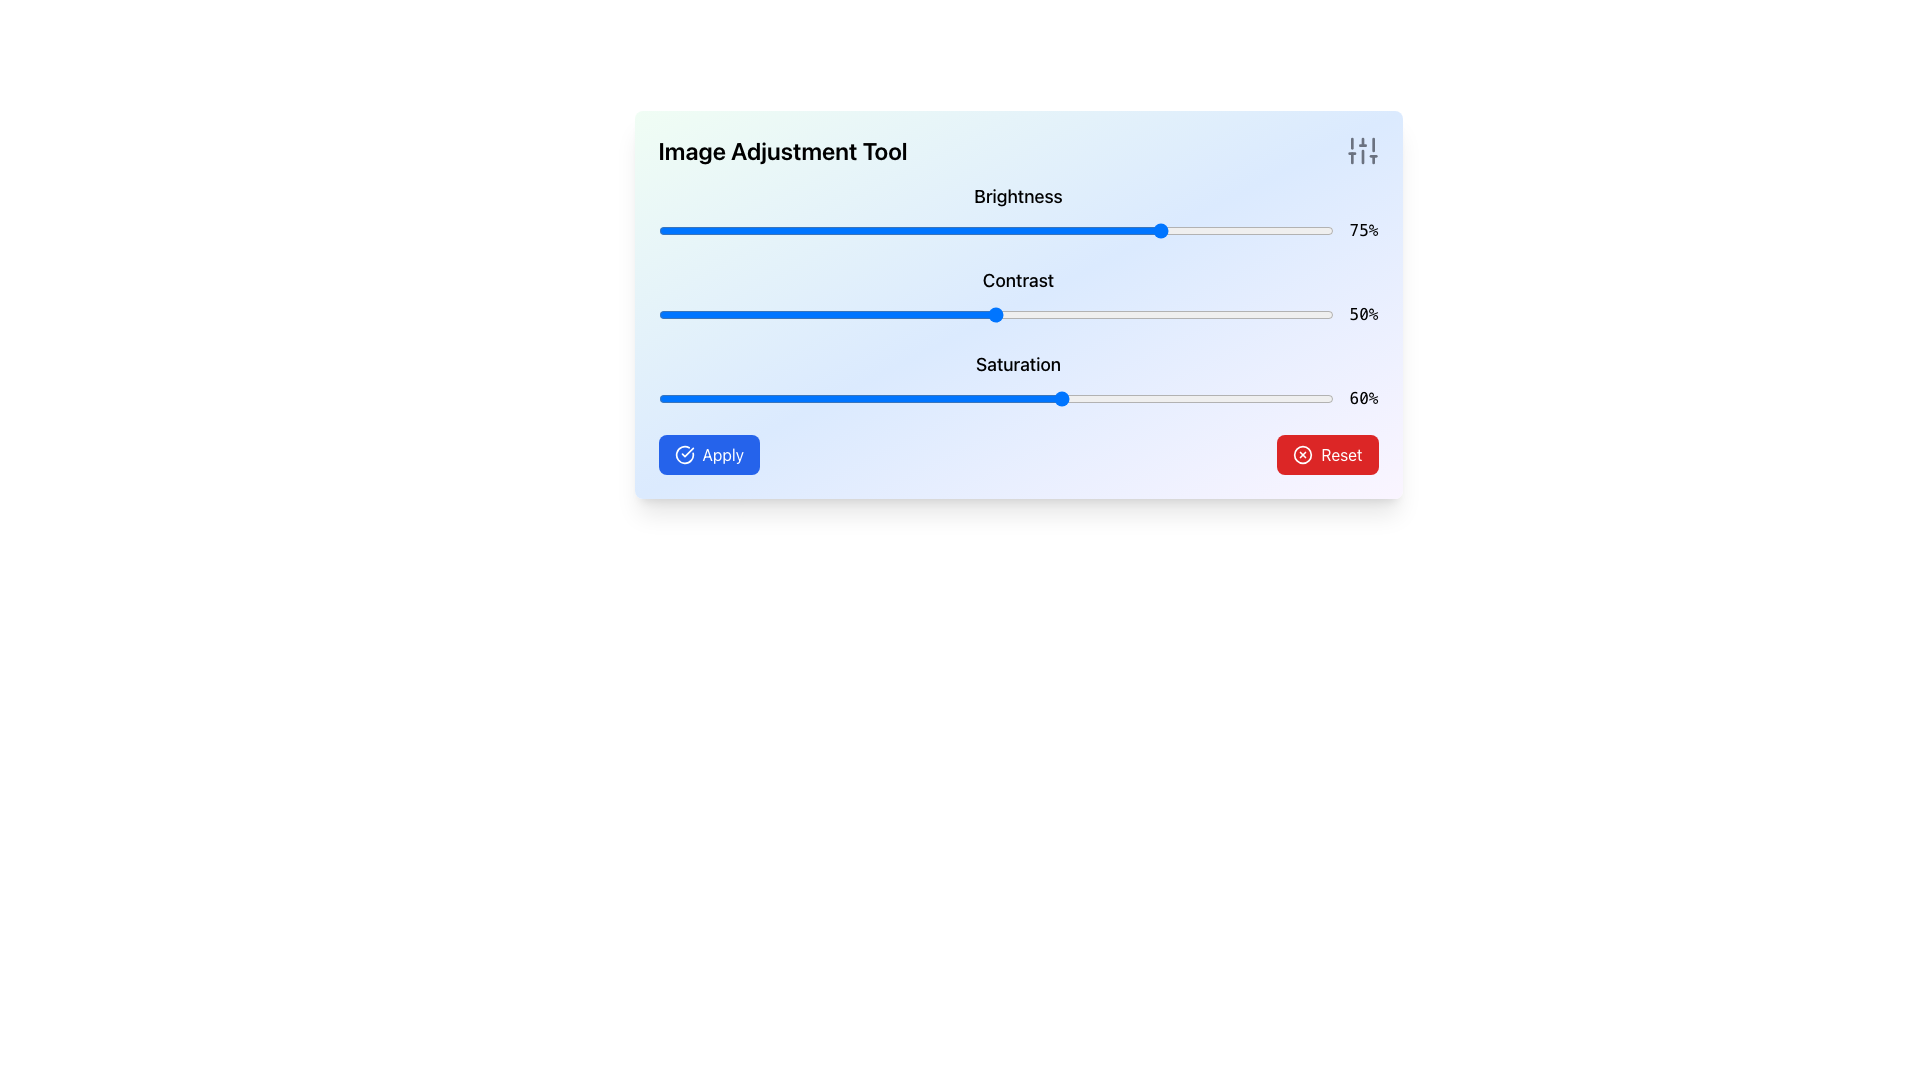 The height and width of the screenshot is (1080, 1920). Describe the element at coordinates (927, 230) in the screenshot. I see `brightness` at that location.